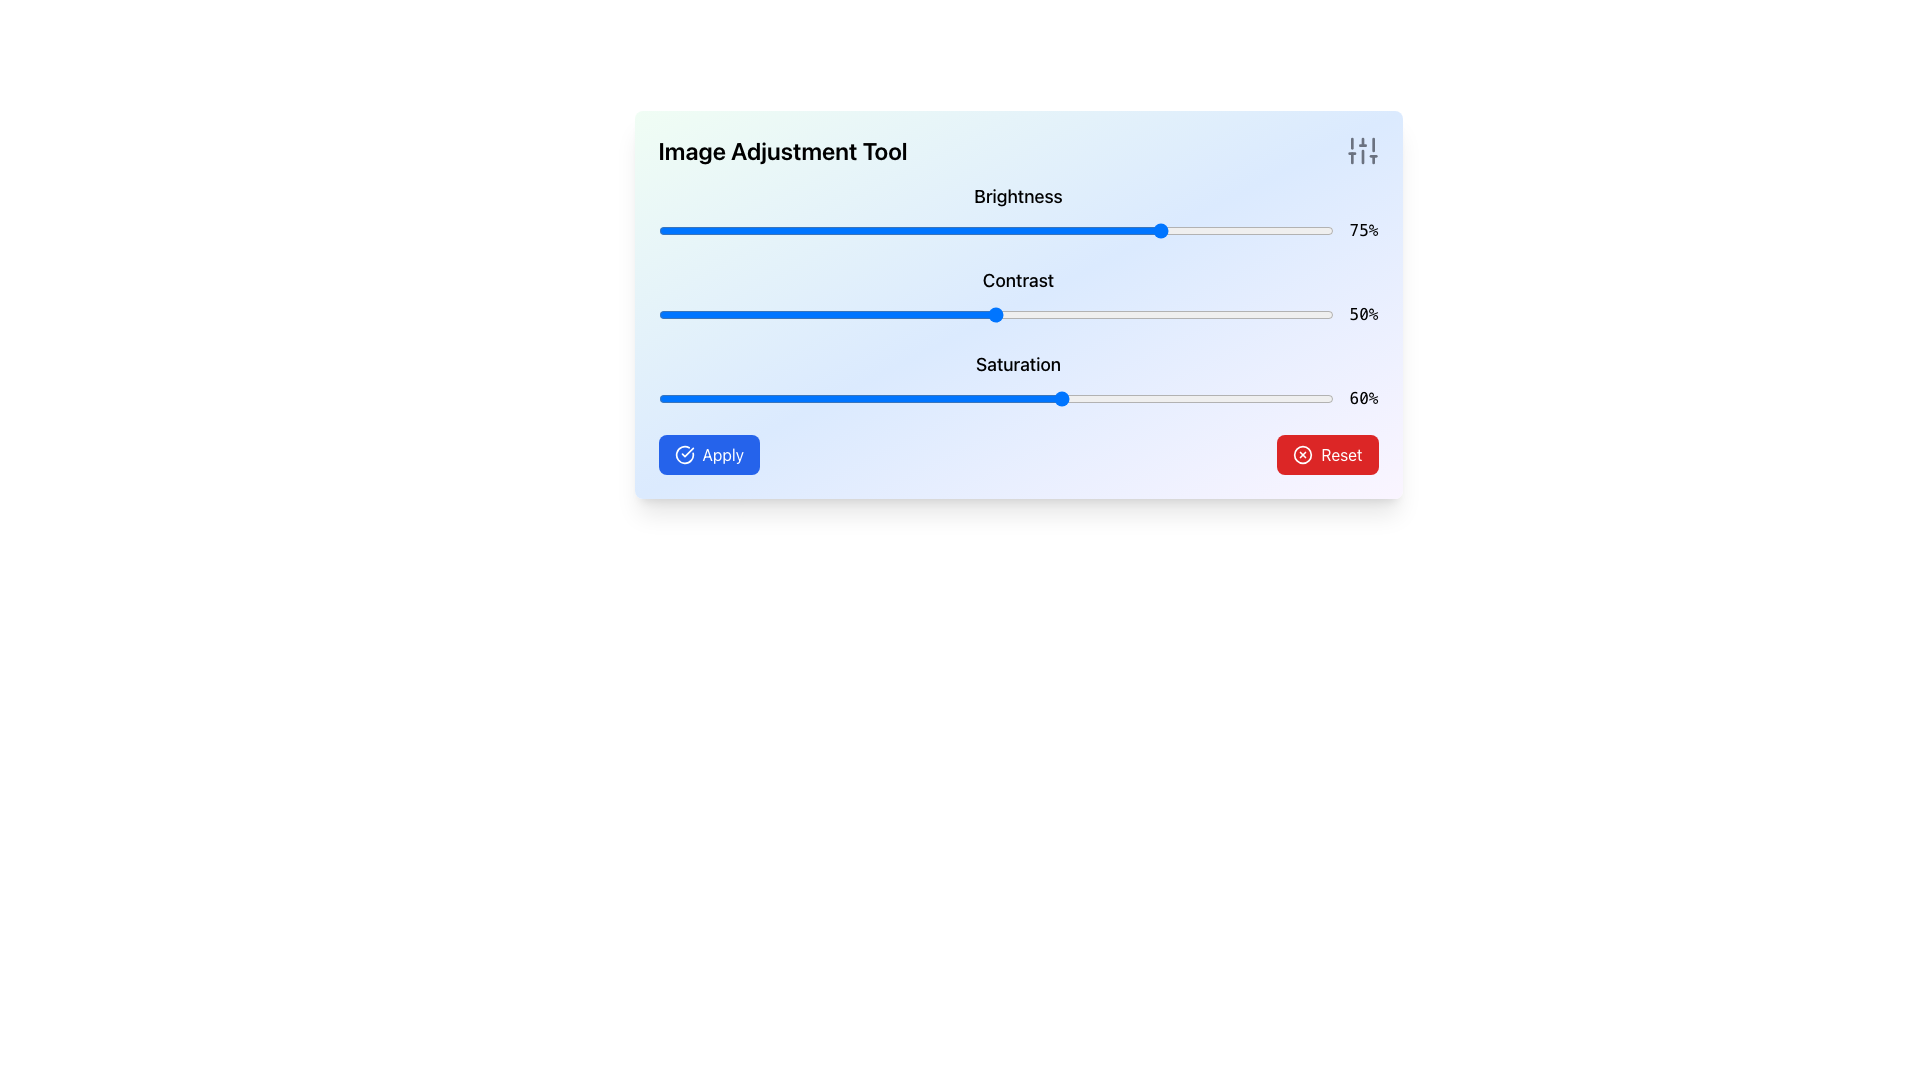 The height and width of the screenshot is (1080, 1920). Describe the element at coordinates (927, 230) in the screenshot. I see `brightness` at that location.